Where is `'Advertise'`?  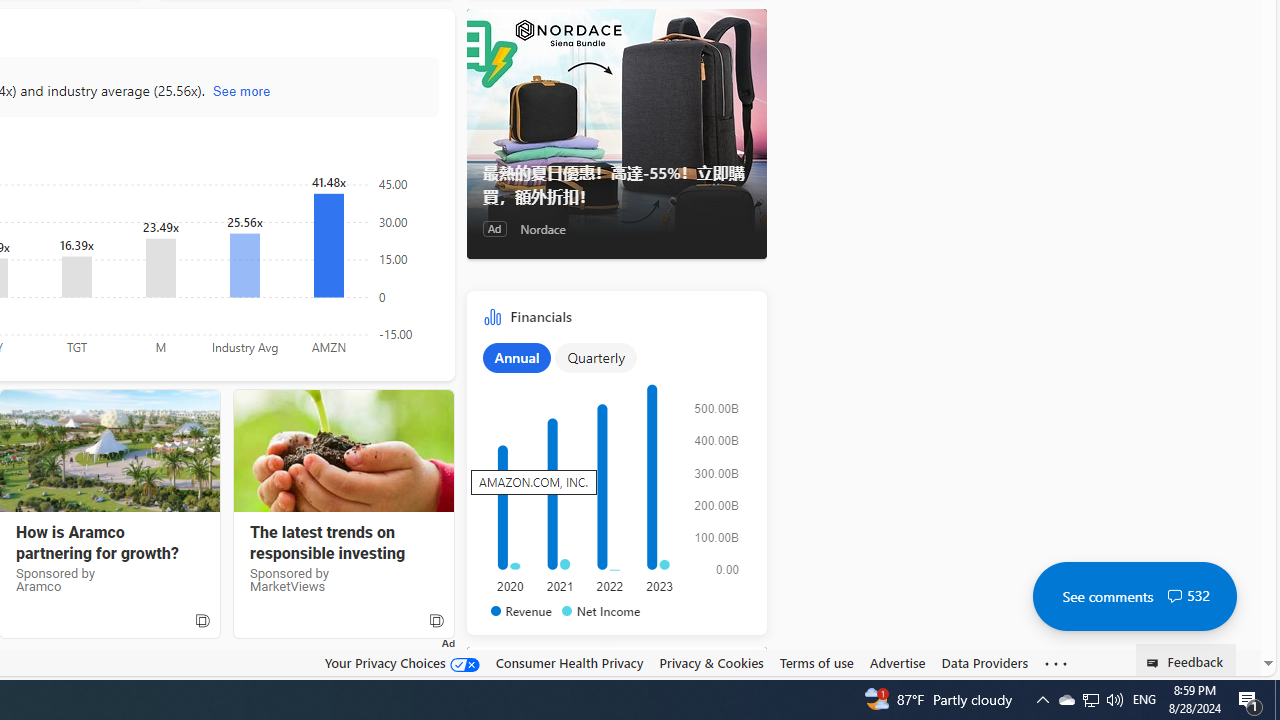 'Advertise' is located at coordinates (896, 663).